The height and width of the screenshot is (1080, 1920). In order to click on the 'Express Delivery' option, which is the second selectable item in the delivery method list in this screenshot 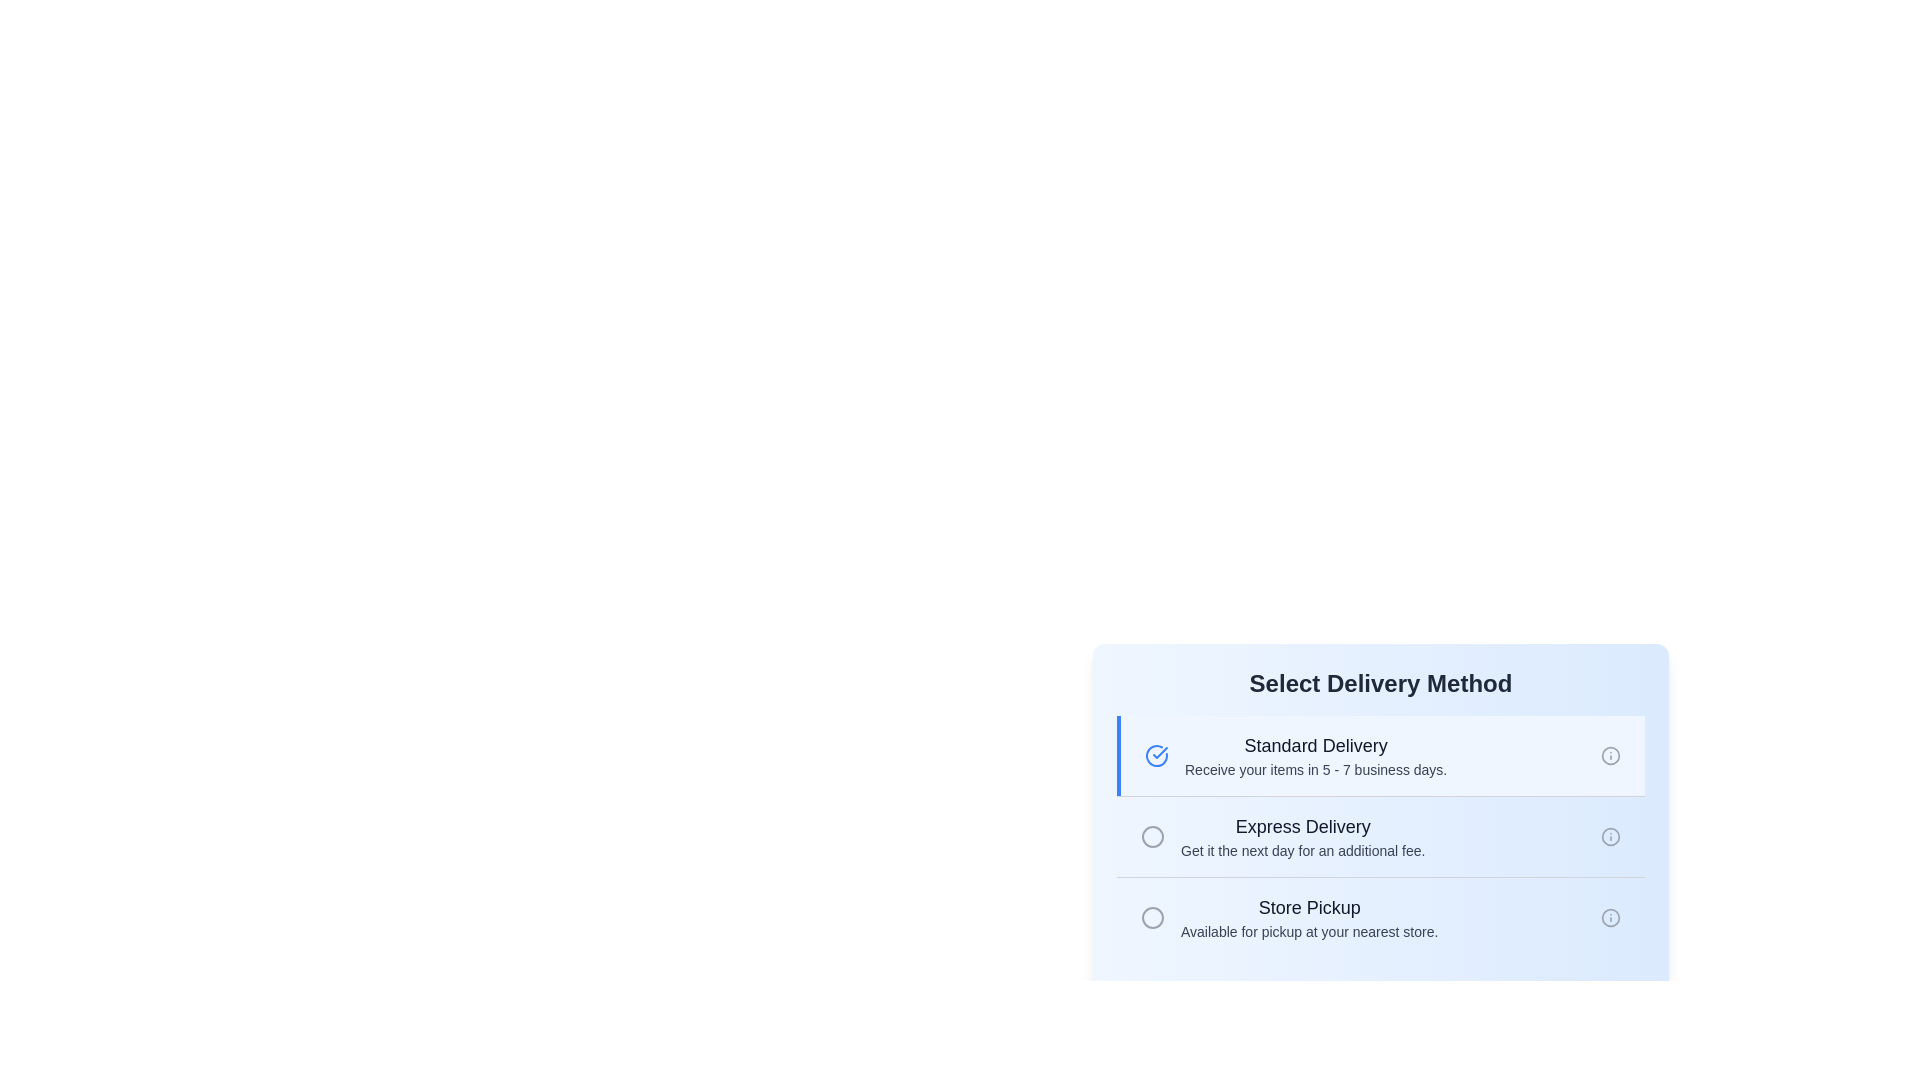, I will do `click(1282, 837)`.